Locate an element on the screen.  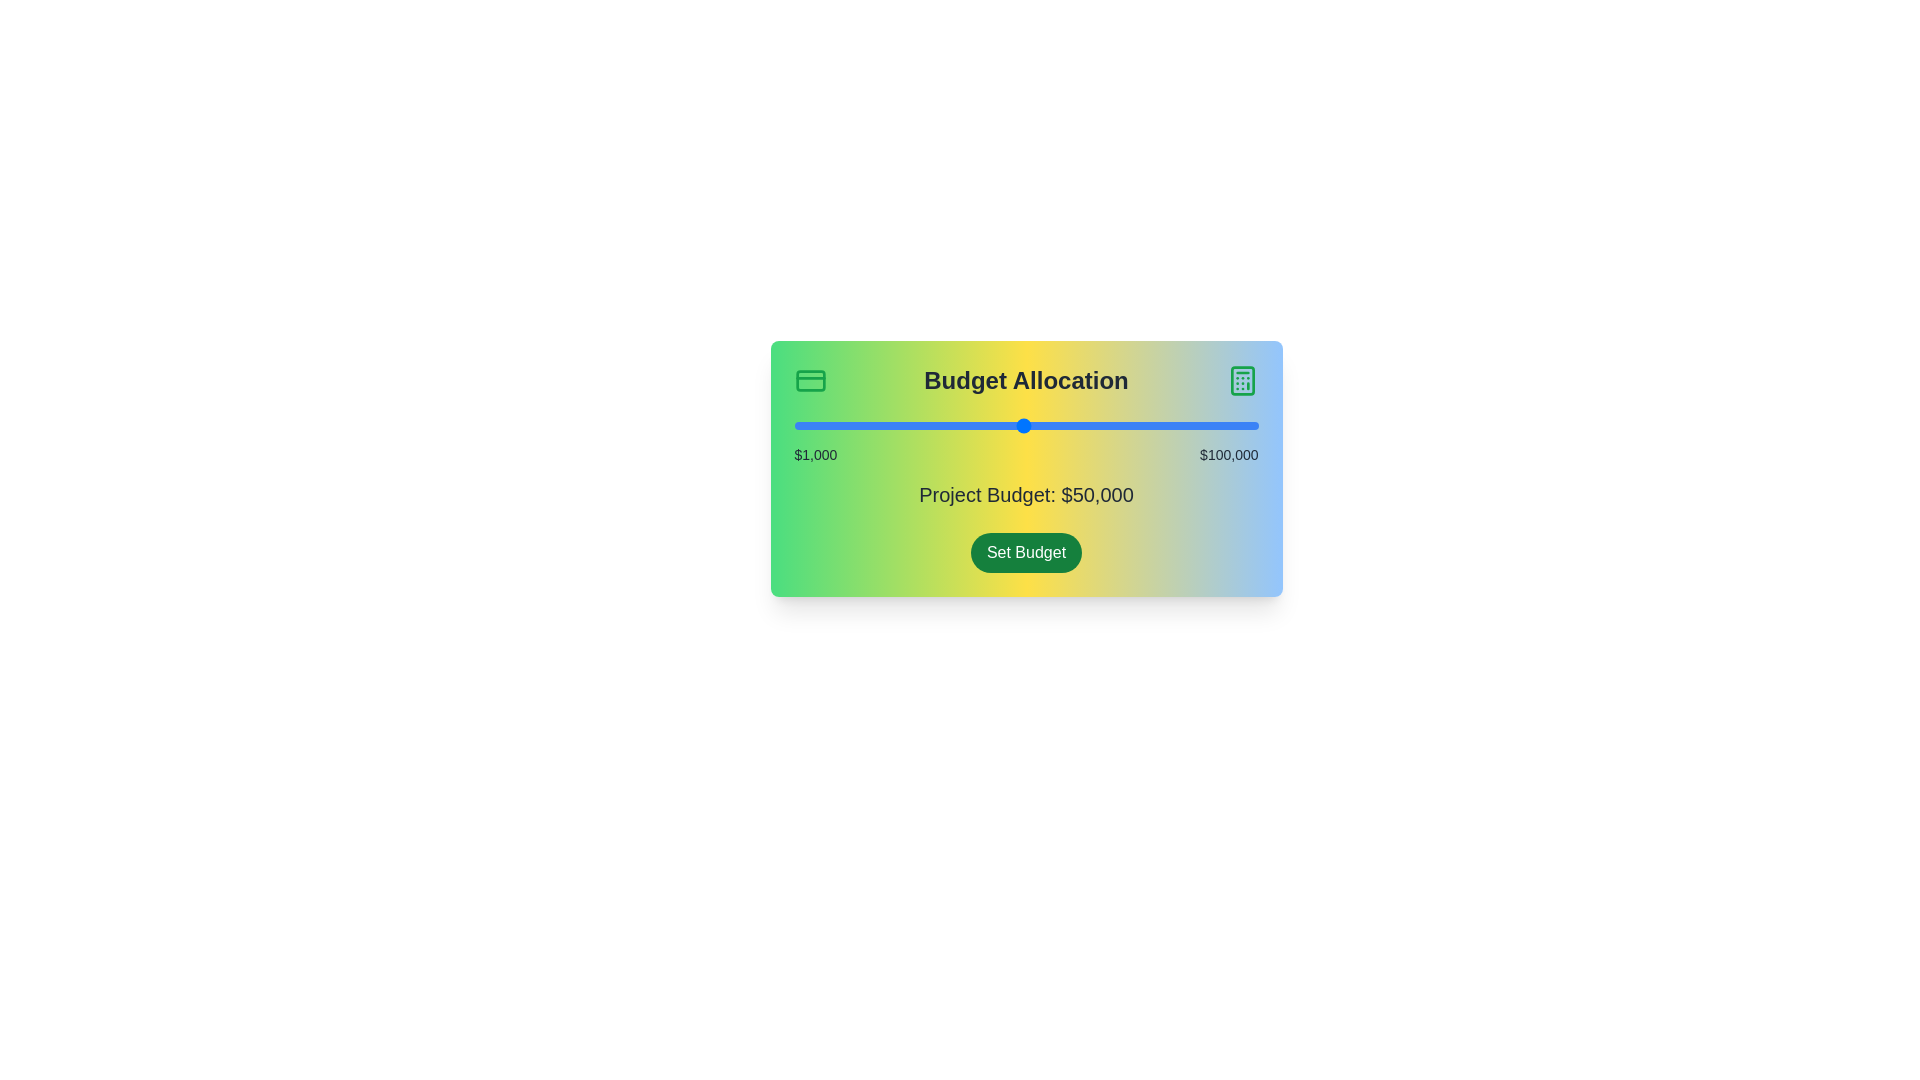
the credit card icon located on the left side of the Budget Allocation header is located at coordinates (810, 381).